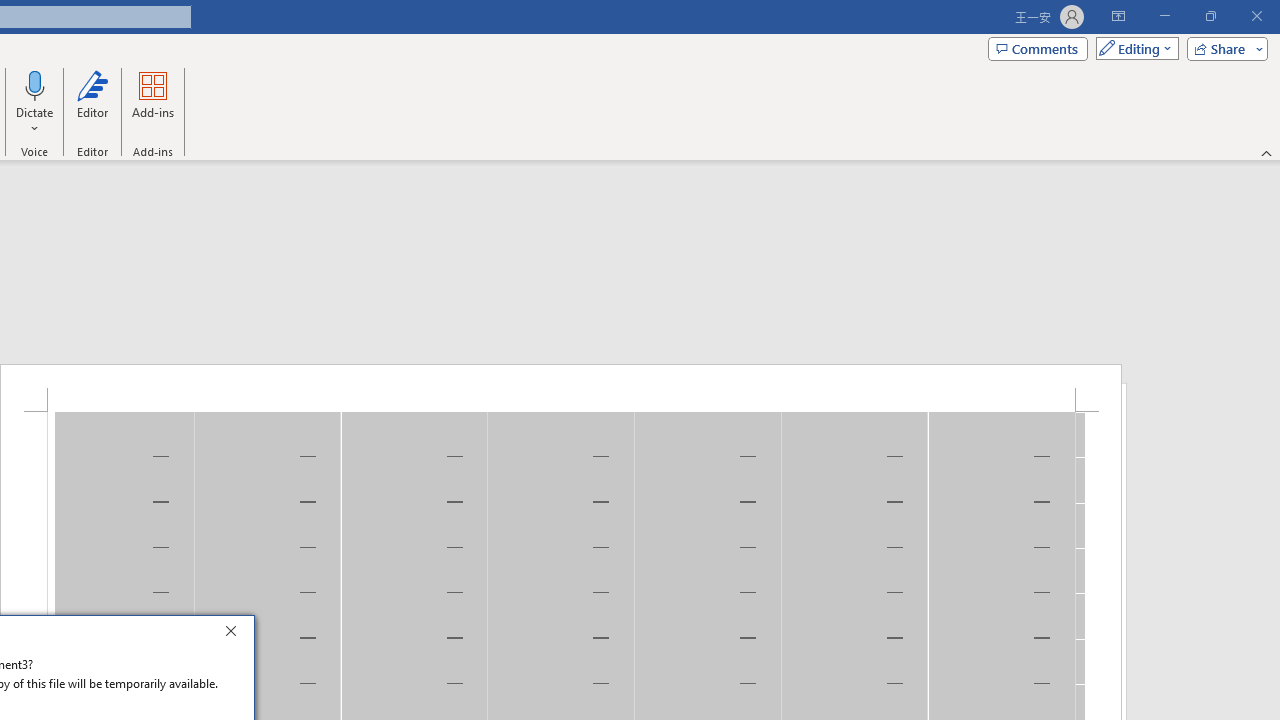  What do you see at coordinates (1164, 16) in the screenshot?
I see `'Minimize'` at bounding box center [1164, 16].